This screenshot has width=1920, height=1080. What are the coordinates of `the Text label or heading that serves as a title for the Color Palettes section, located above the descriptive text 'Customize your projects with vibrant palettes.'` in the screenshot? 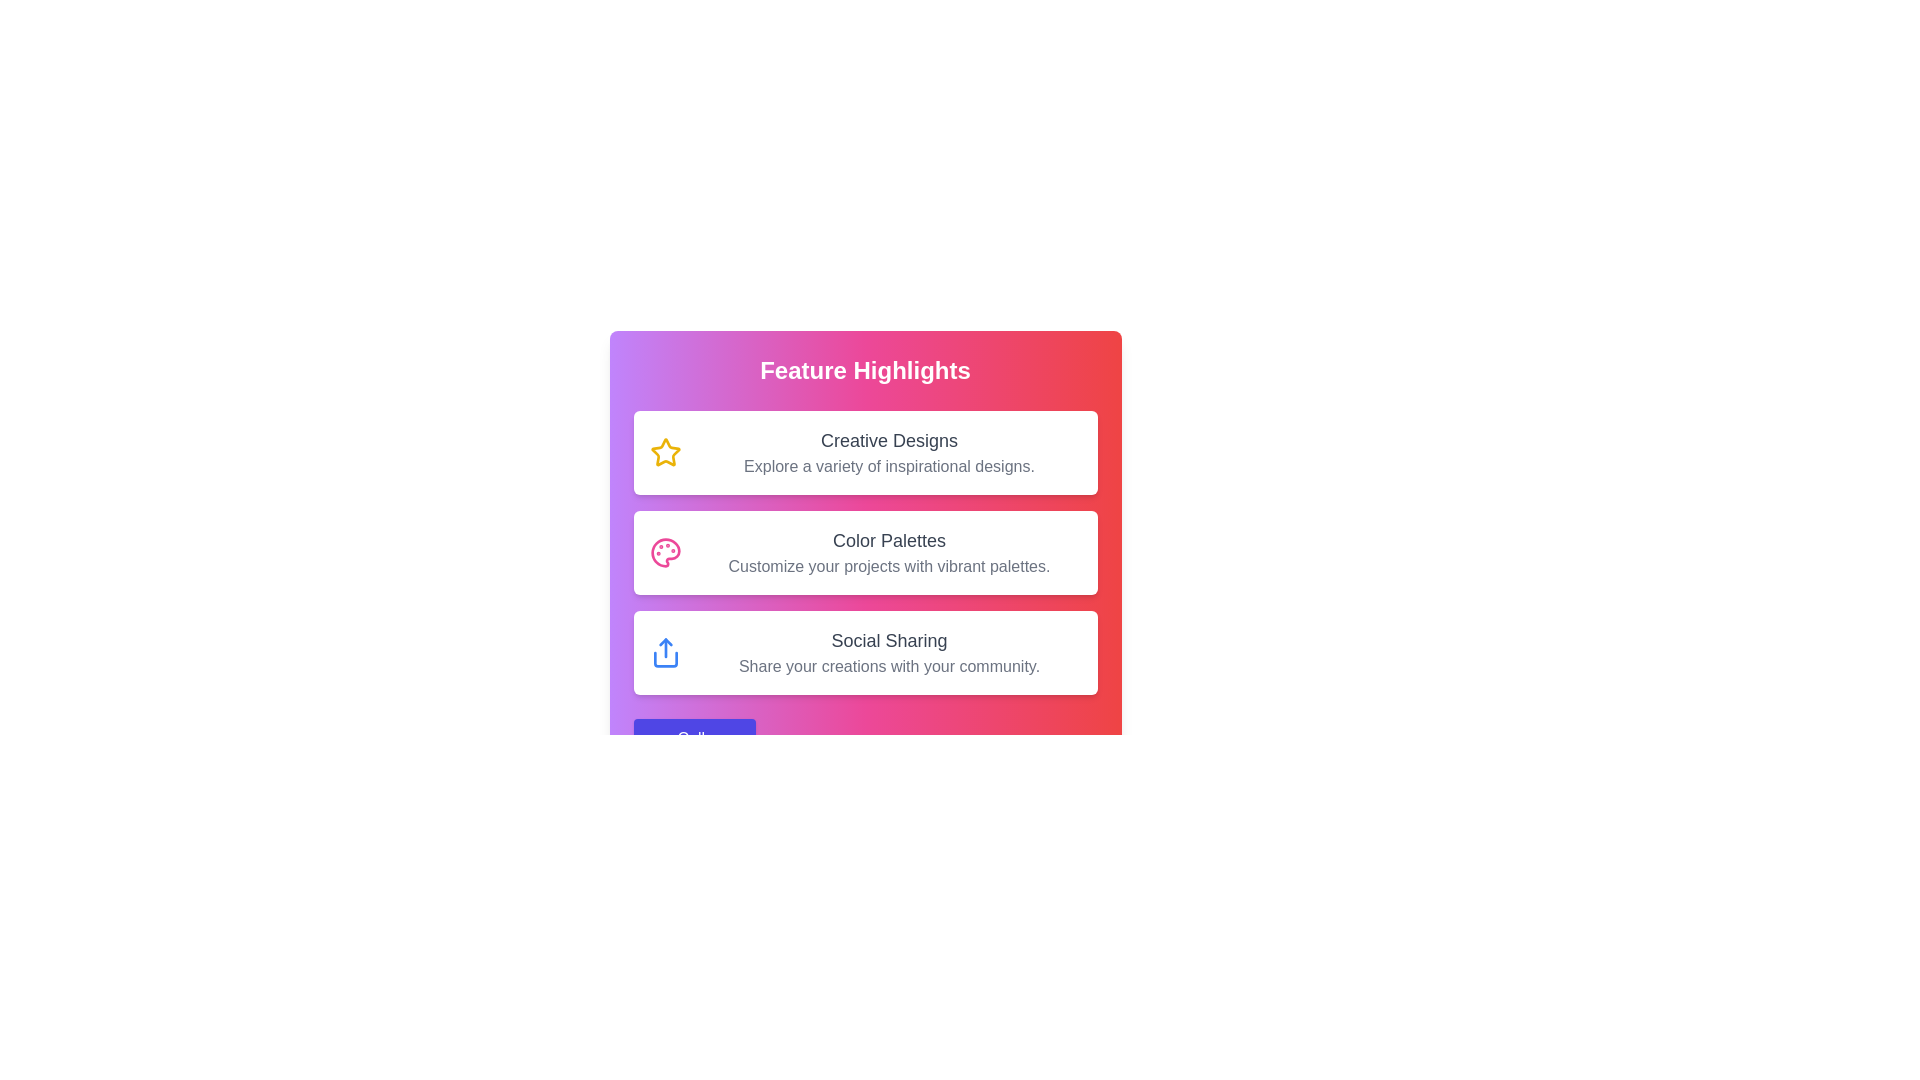 It's located at (888, 540).